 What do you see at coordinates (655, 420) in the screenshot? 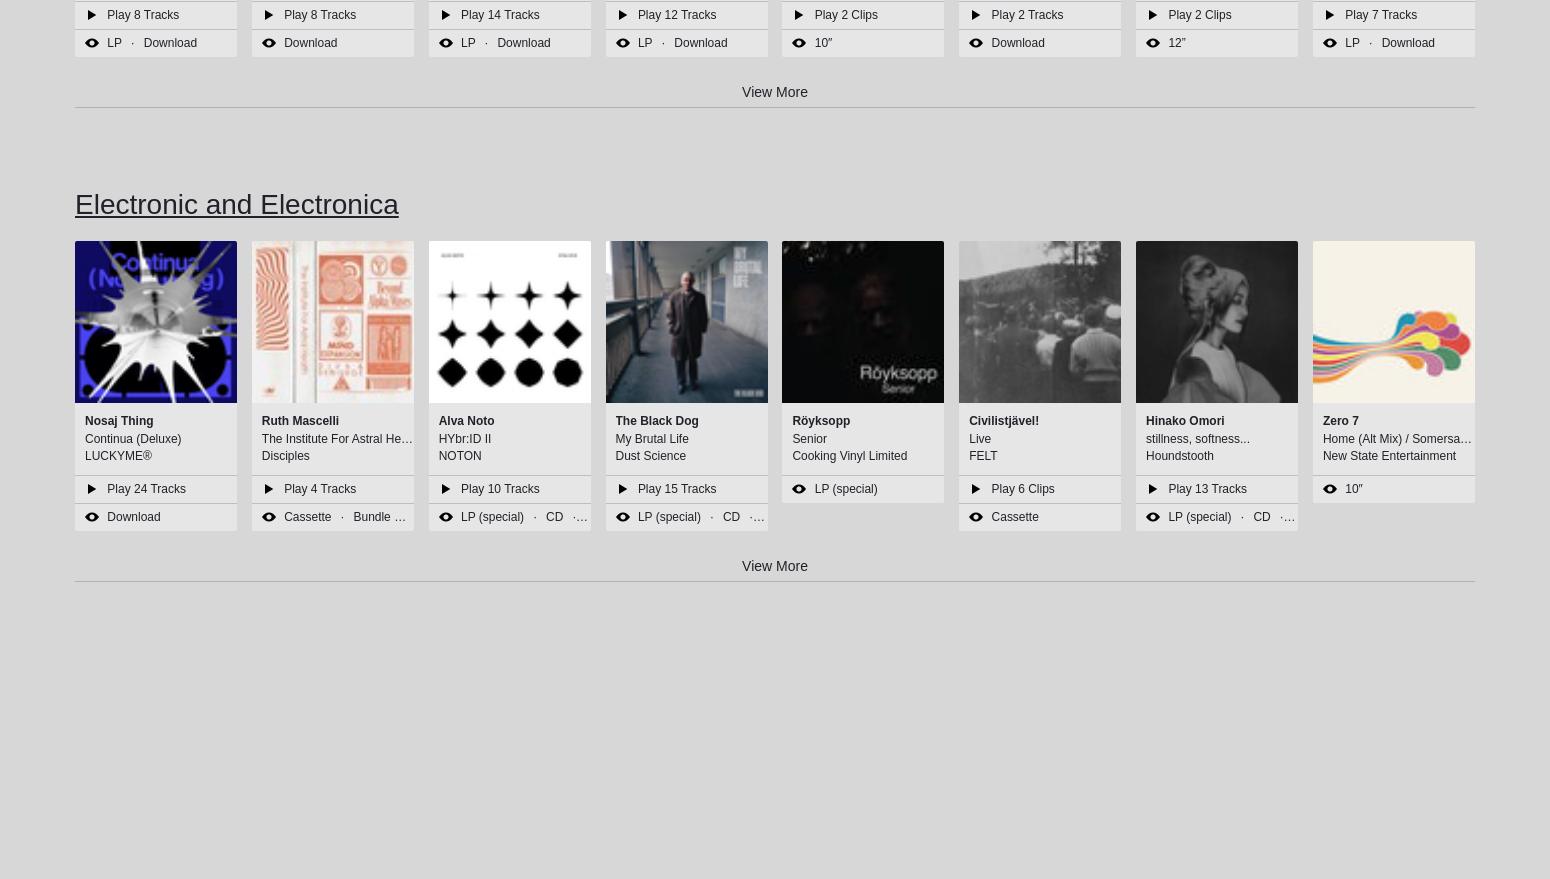
I see `'The Black Dog'` at bounding box center [655, 420].